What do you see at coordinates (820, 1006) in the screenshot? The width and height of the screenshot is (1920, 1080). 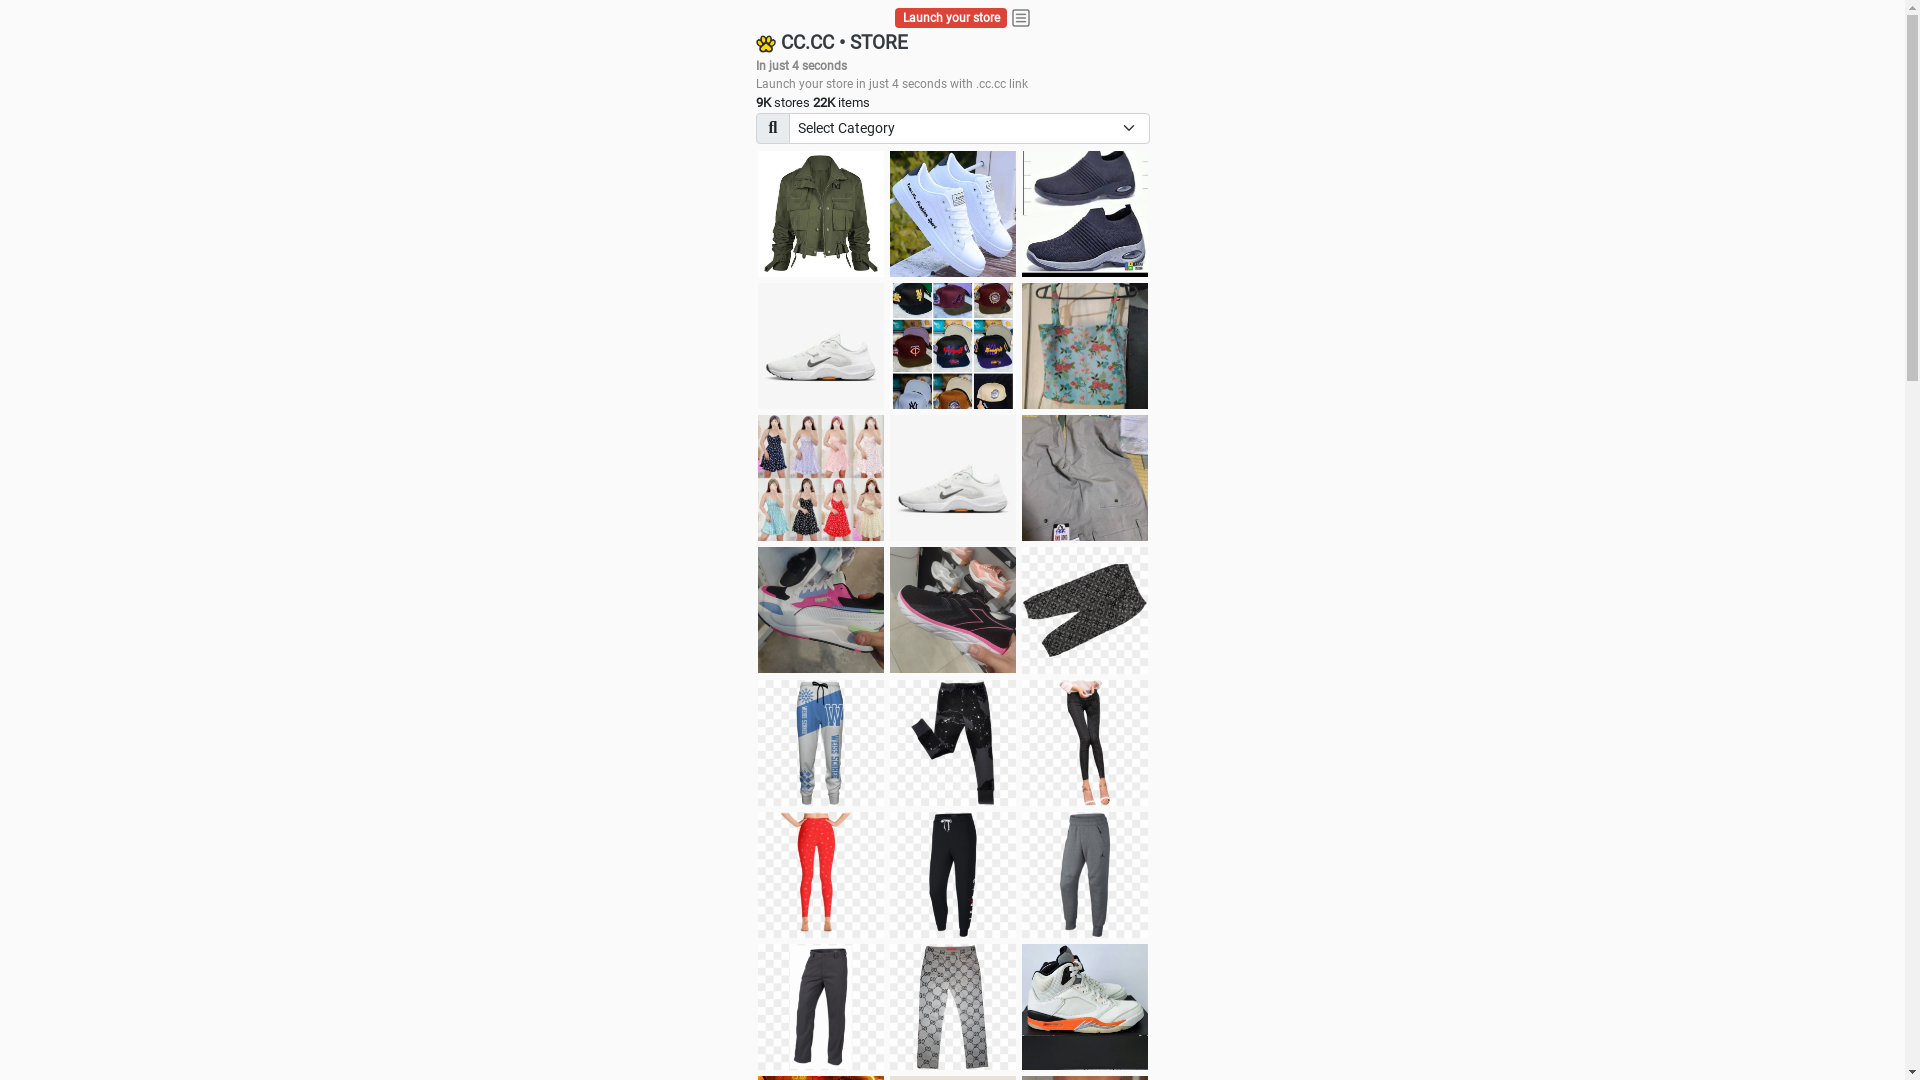 I see `'Pant'` at bounding box center [820, 1006].